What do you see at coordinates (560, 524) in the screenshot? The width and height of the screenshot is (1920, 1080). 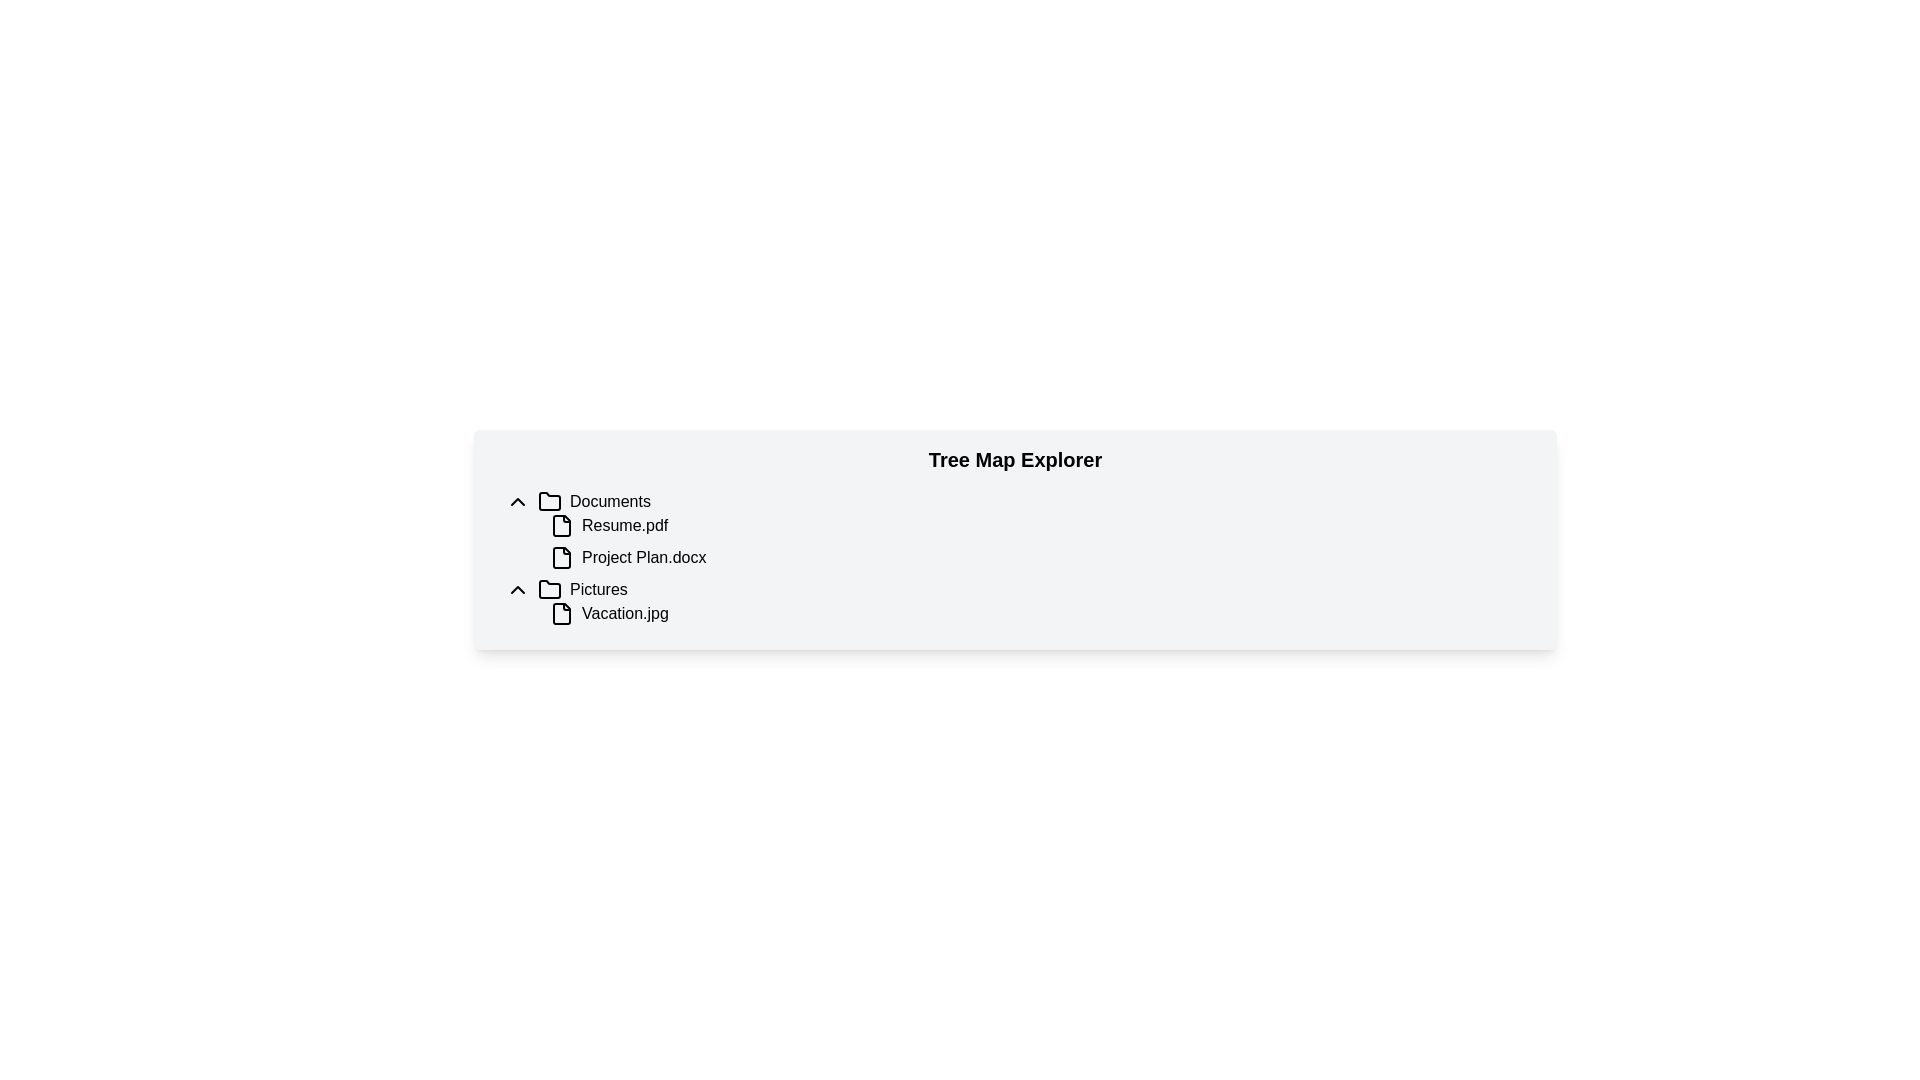 I see `the File icon representing the 'Resume.pdf' document entry in the 'Documents' folder section` at bounding box center [560, 524].